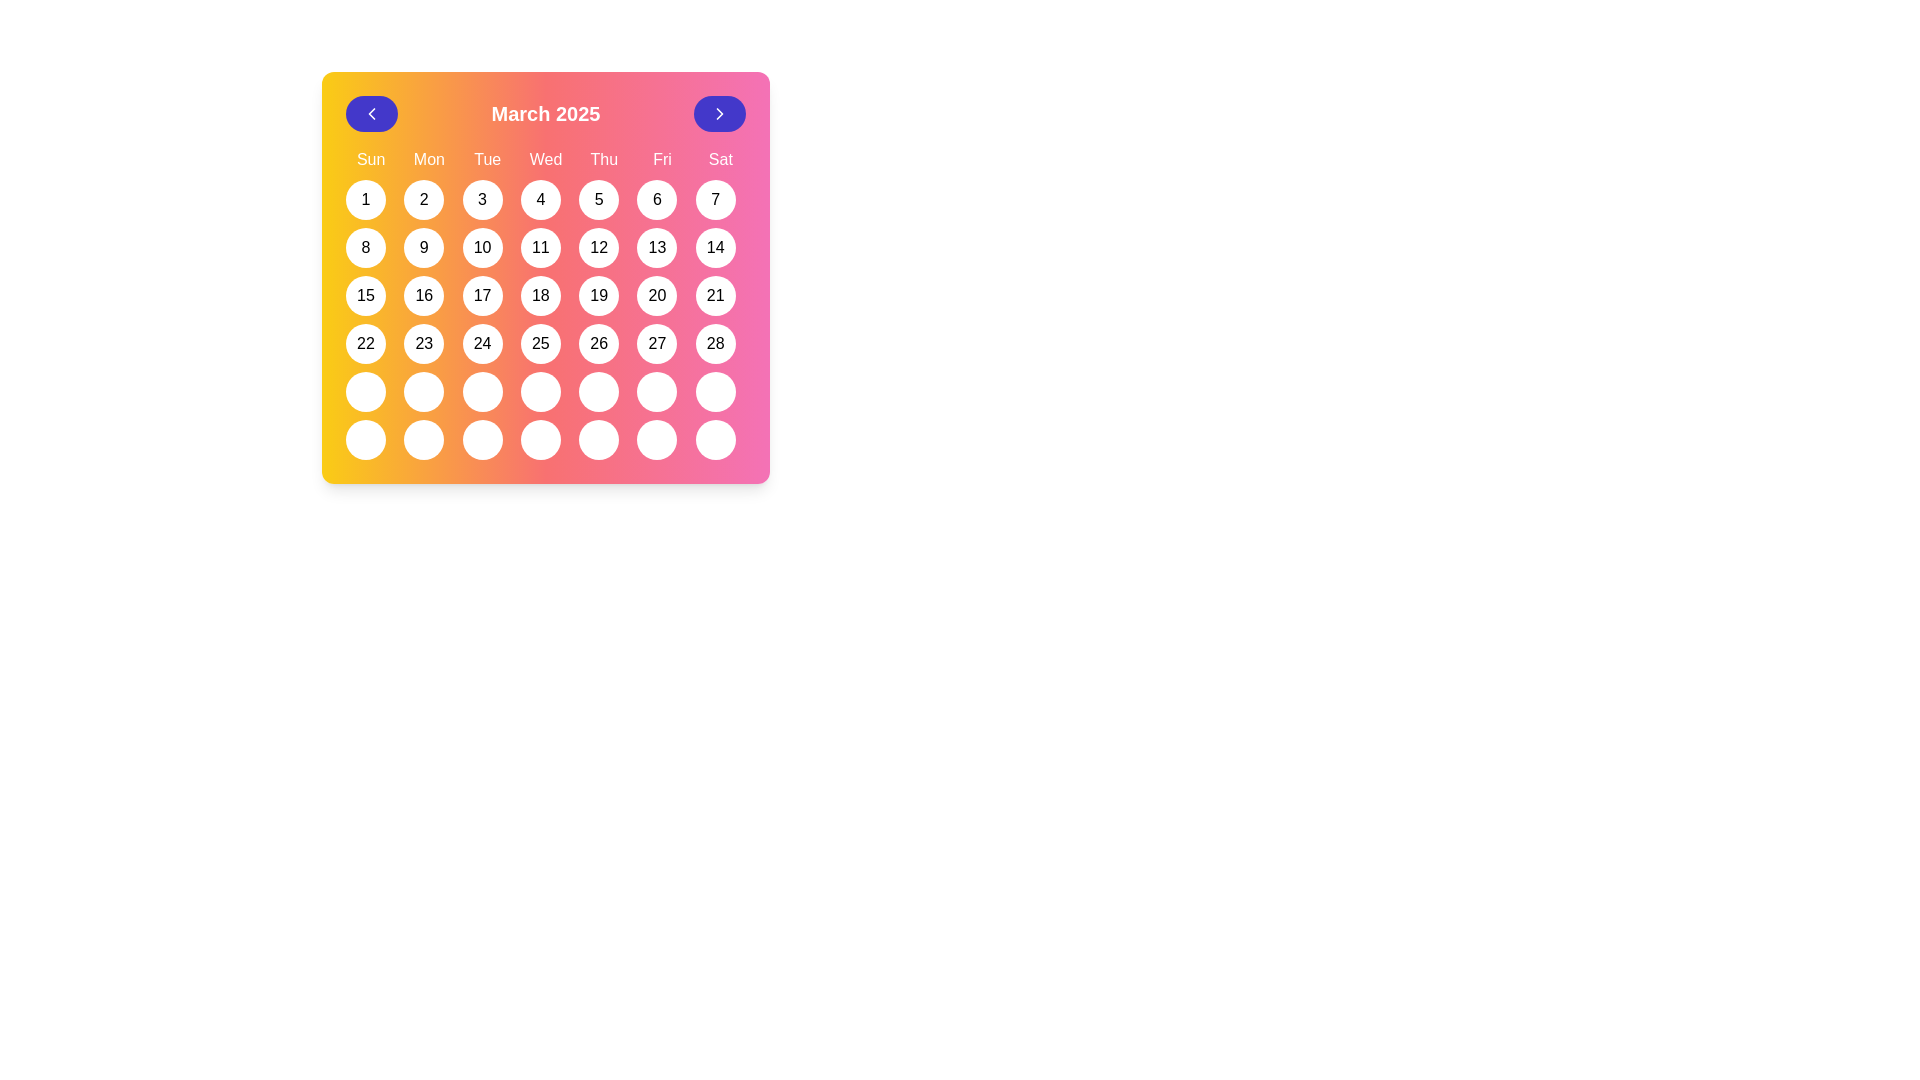 This screenshot has height=1080, width=1920. What do you see at coordinates (482, 438) in the screenshot?
I see `the selectable day button located in the bottom row of the calendar grid under 'Tue'` at bounding box center [482, 438].